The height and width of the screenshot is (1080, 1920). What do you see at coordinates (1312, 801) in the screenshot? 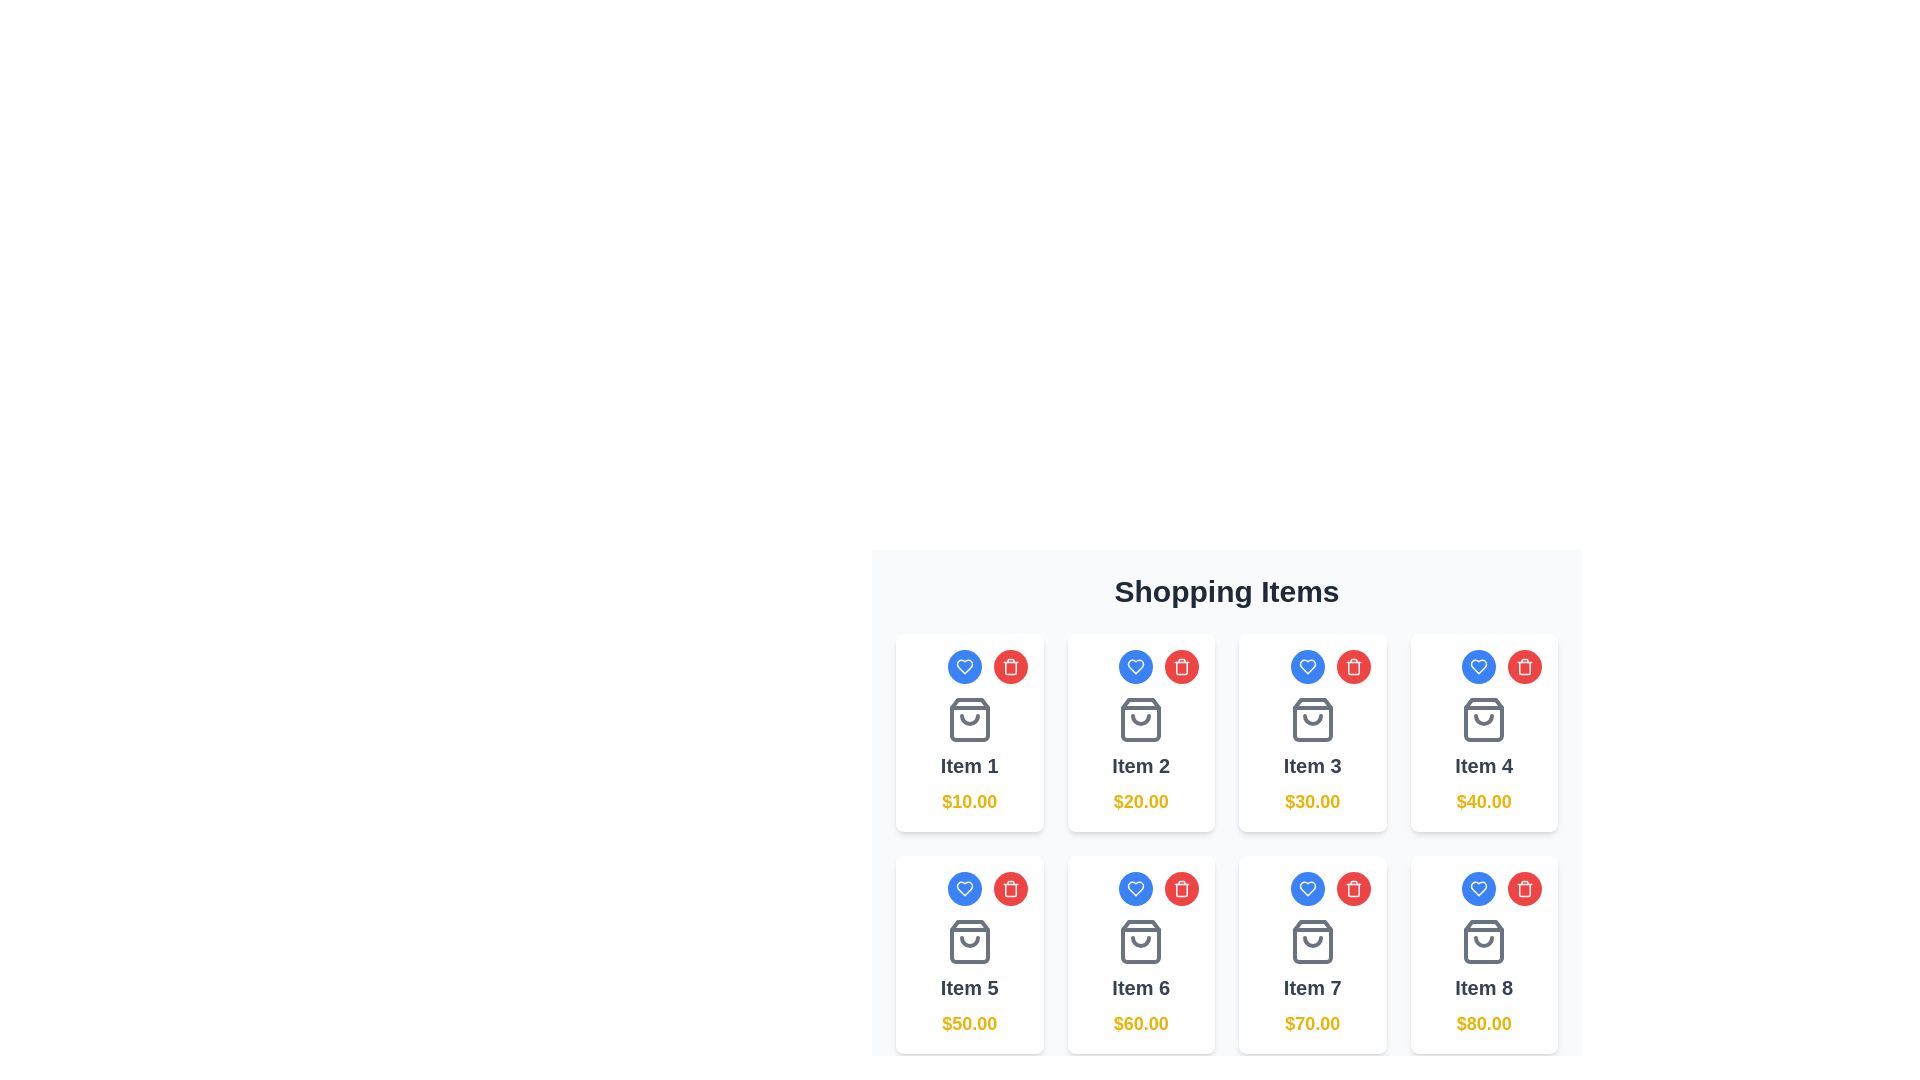
I see `the price element displaying '$30.00' in bold yellow font located below the label of 'Item 3'` at bounding box center [1312, 801].